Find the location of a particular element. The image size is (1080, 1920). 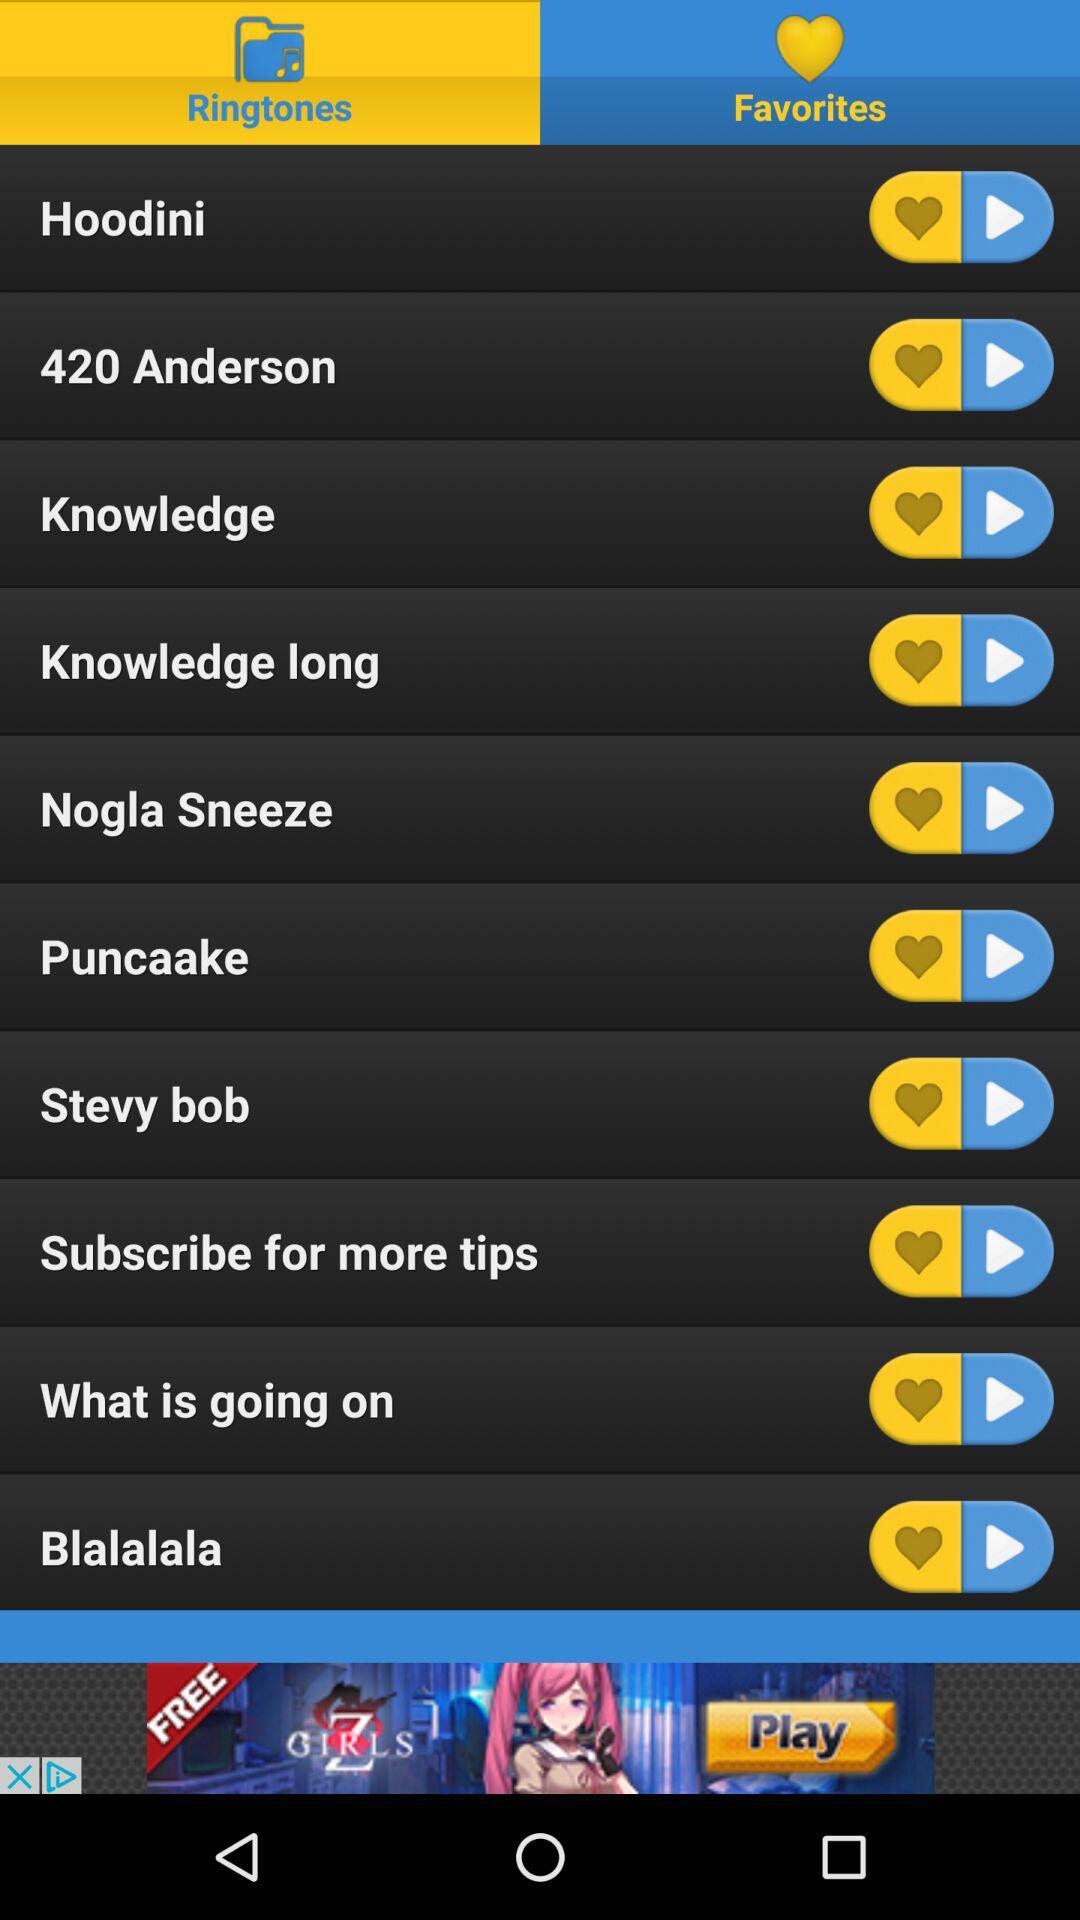

option is located at coordinates (1007, 1398).